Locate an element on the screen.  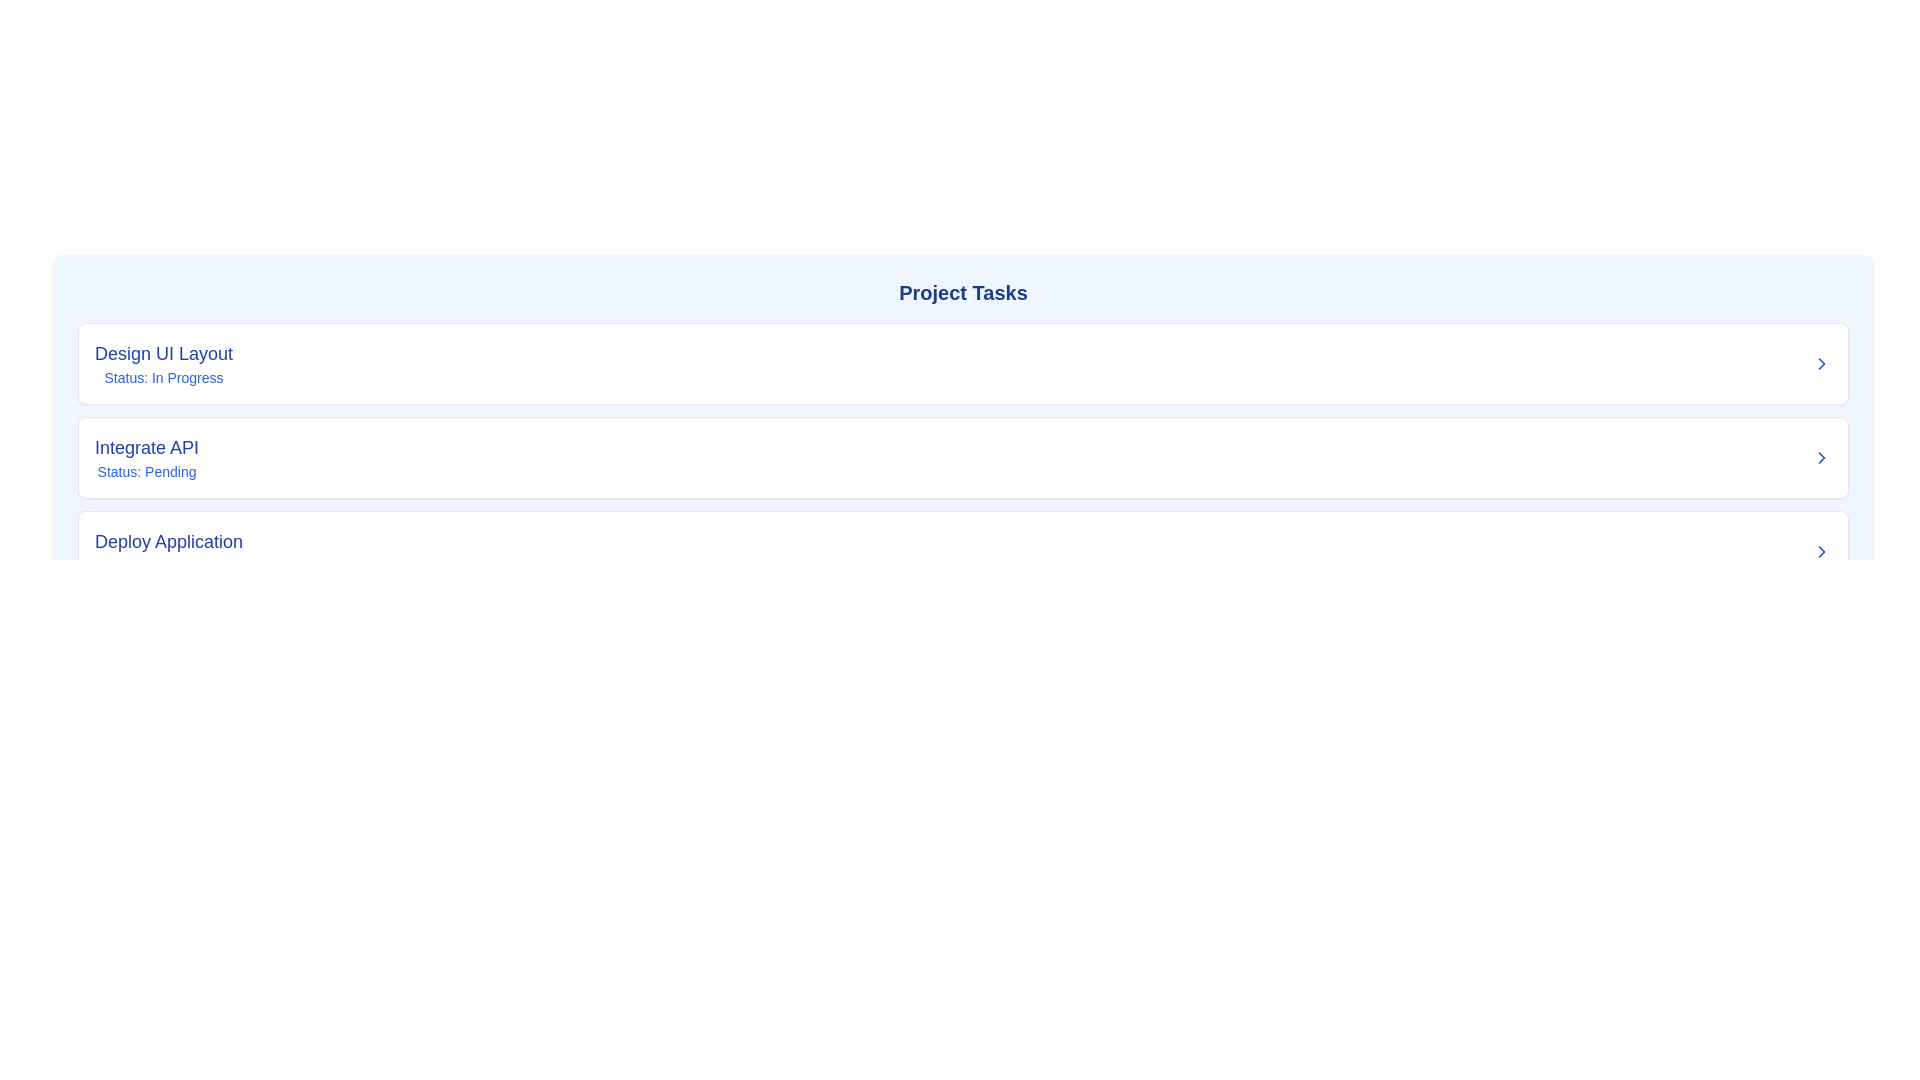
the small right-facing chevron icon outlined in blue, located next to the 'Integrate API' list item is located at coordinates (1822, 458).